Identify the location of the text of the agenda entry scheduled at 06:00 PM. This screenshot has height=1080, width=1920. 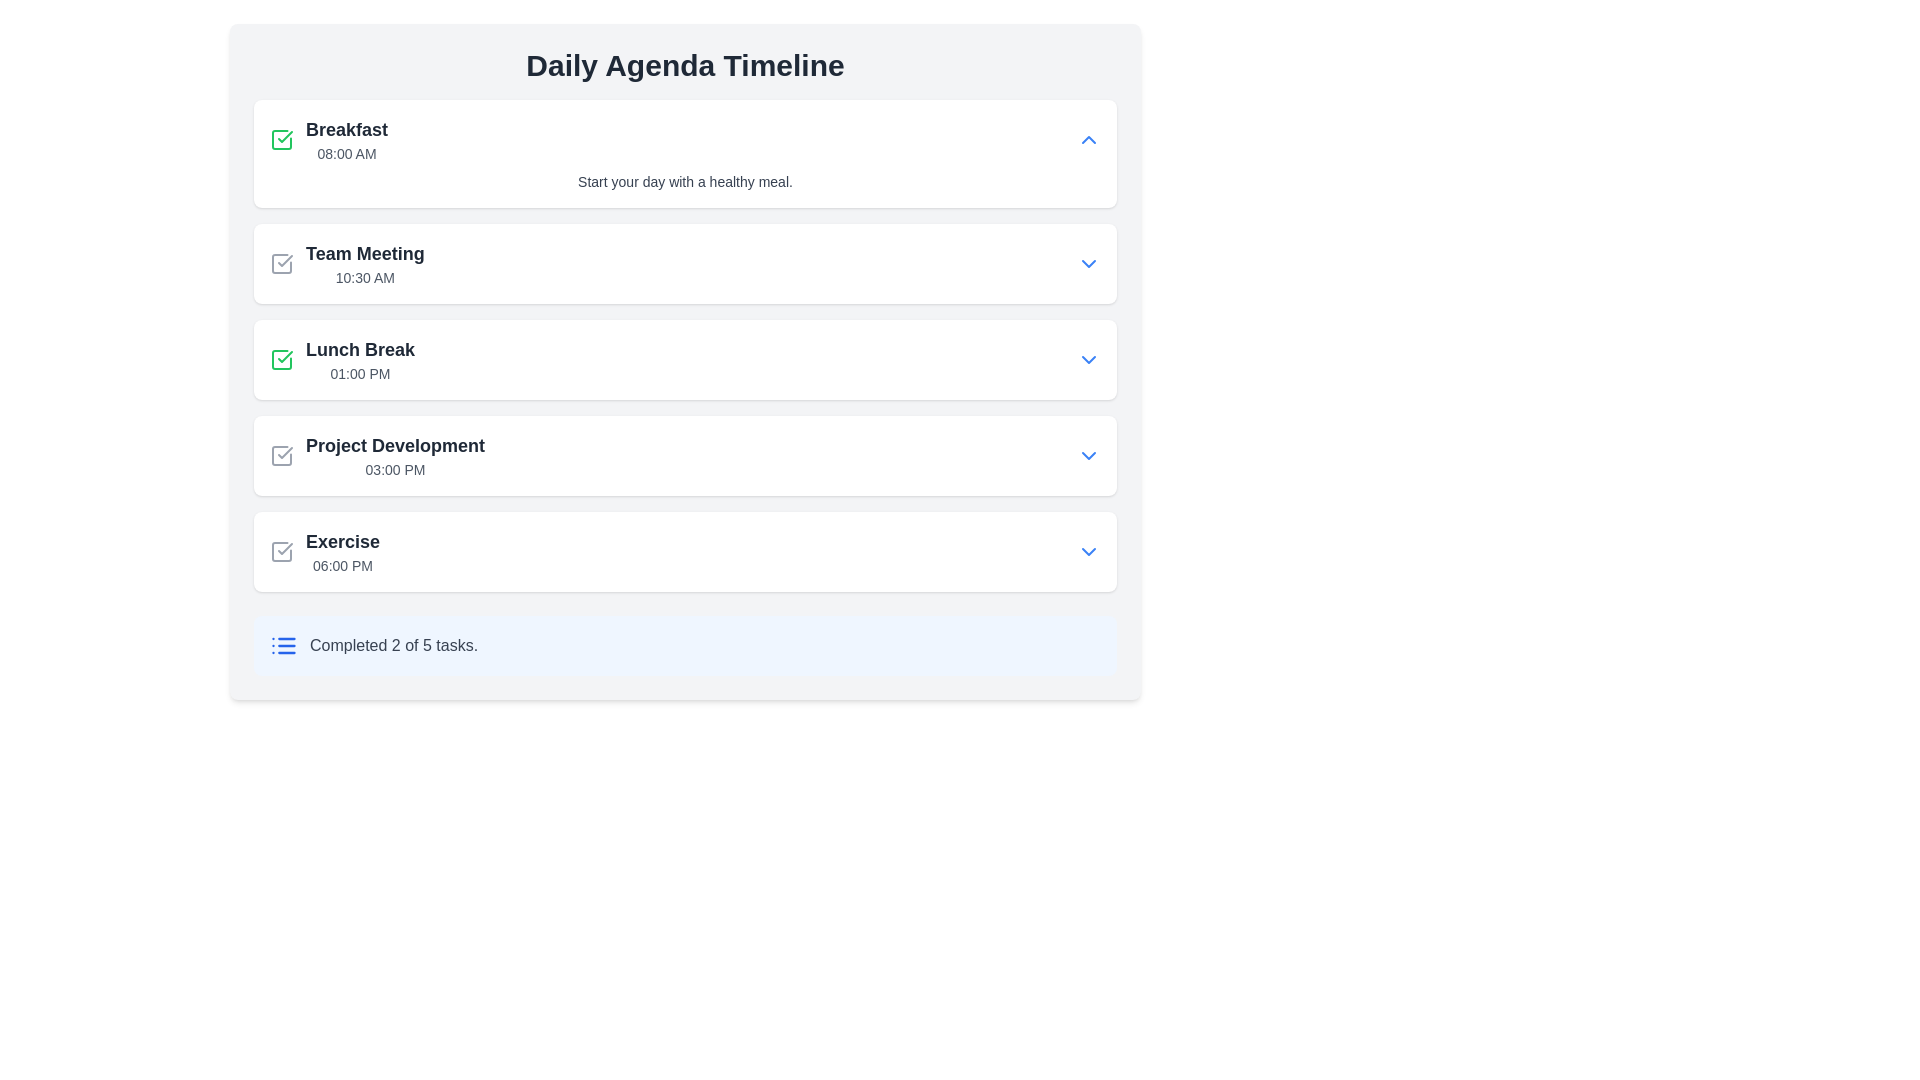
(325, 551).